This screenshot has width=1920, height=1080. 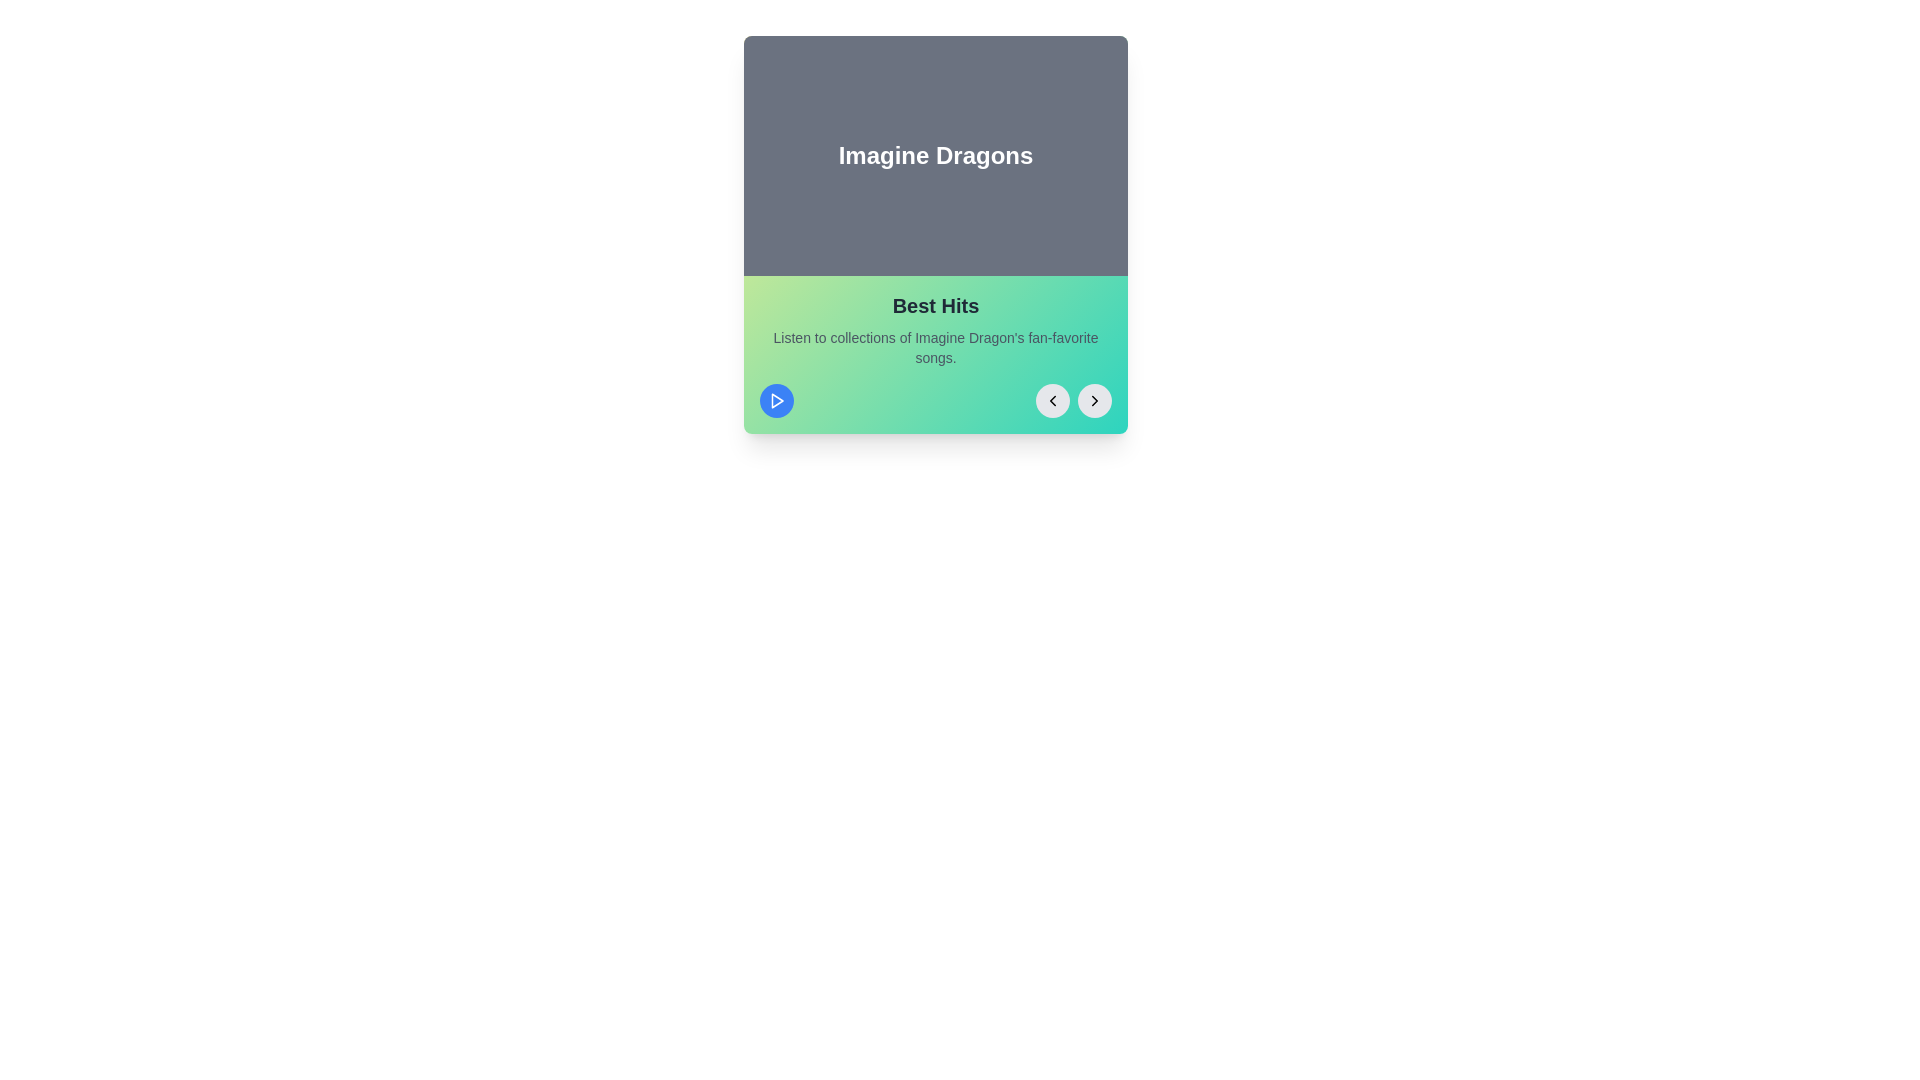 I want to click on the left chevron arrow icon, so click(x=1051, y=401).